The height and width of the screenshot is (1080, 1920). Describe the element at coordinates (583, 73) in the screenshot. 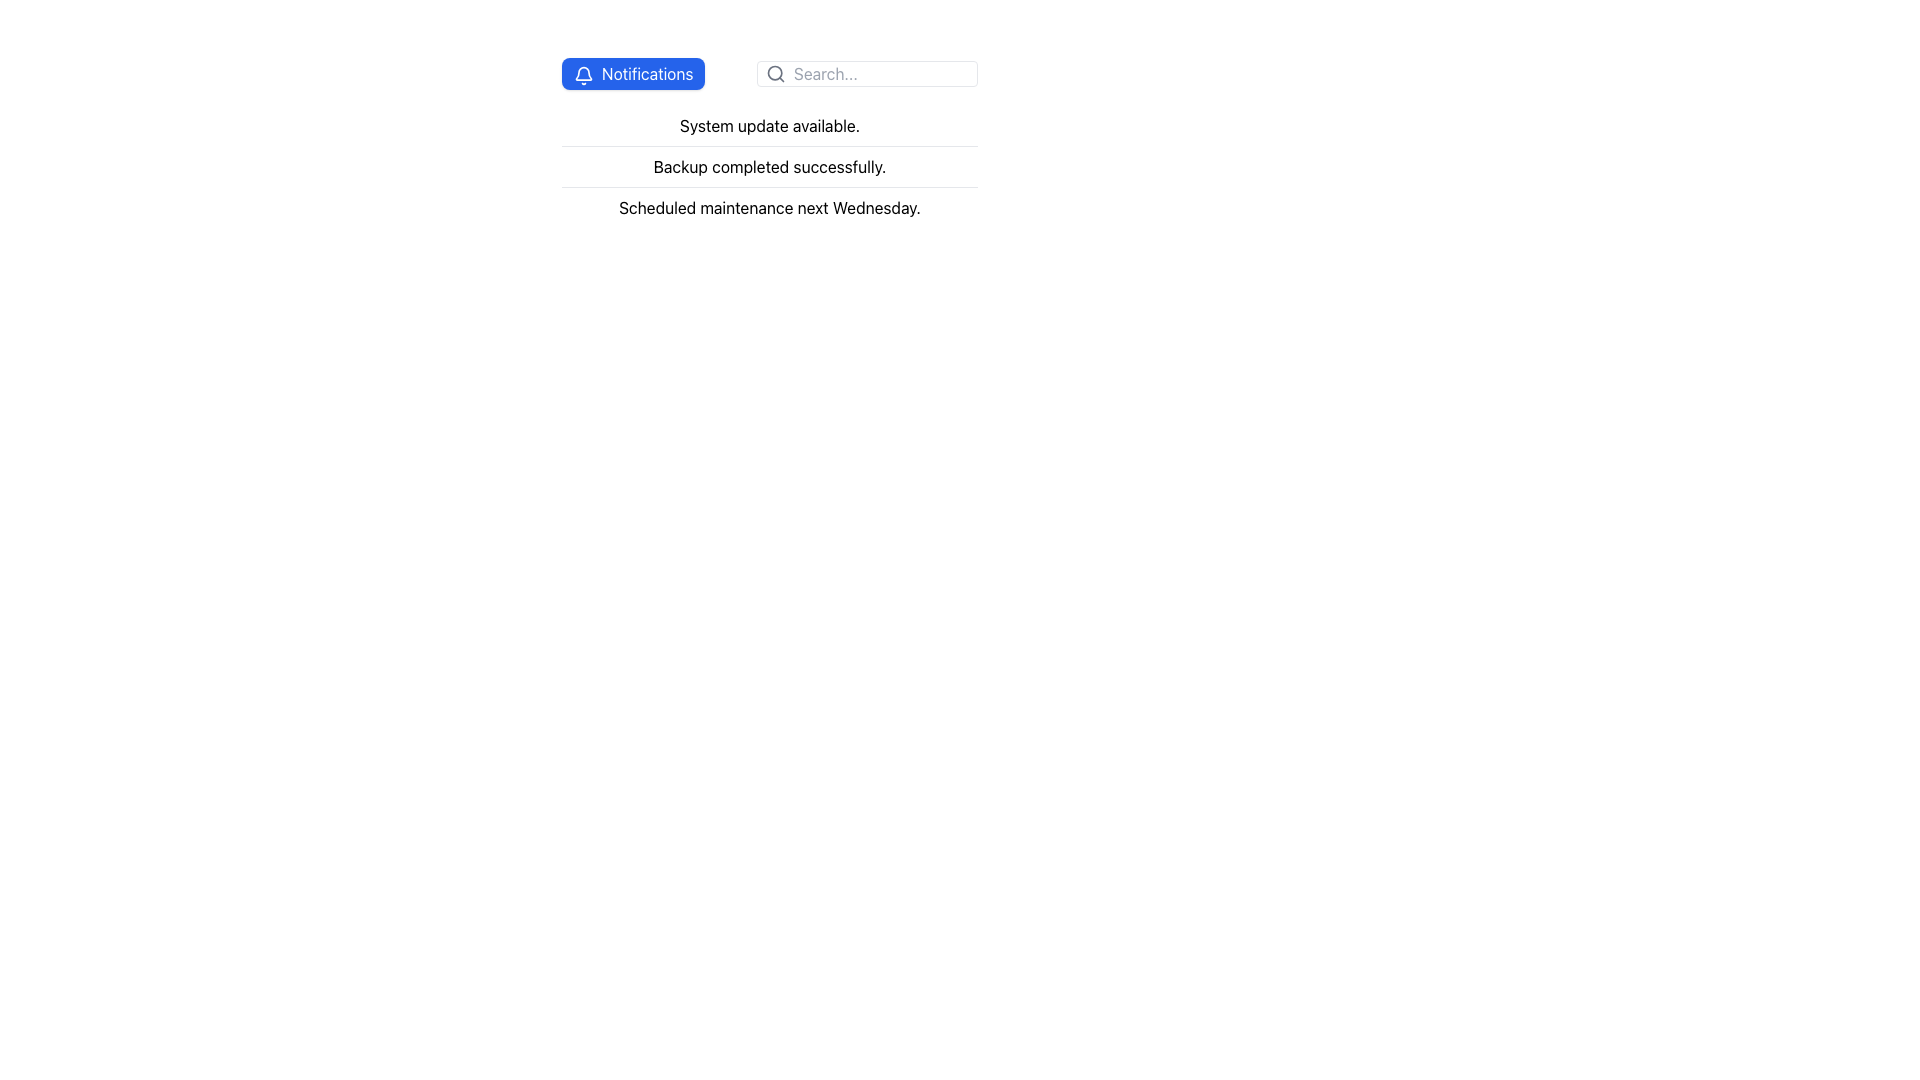

I see `the bell icon, which is styled with a clean and minimalistic outline design and located inside a blue rounded rectangle labeled 'Notifications'` at that location.